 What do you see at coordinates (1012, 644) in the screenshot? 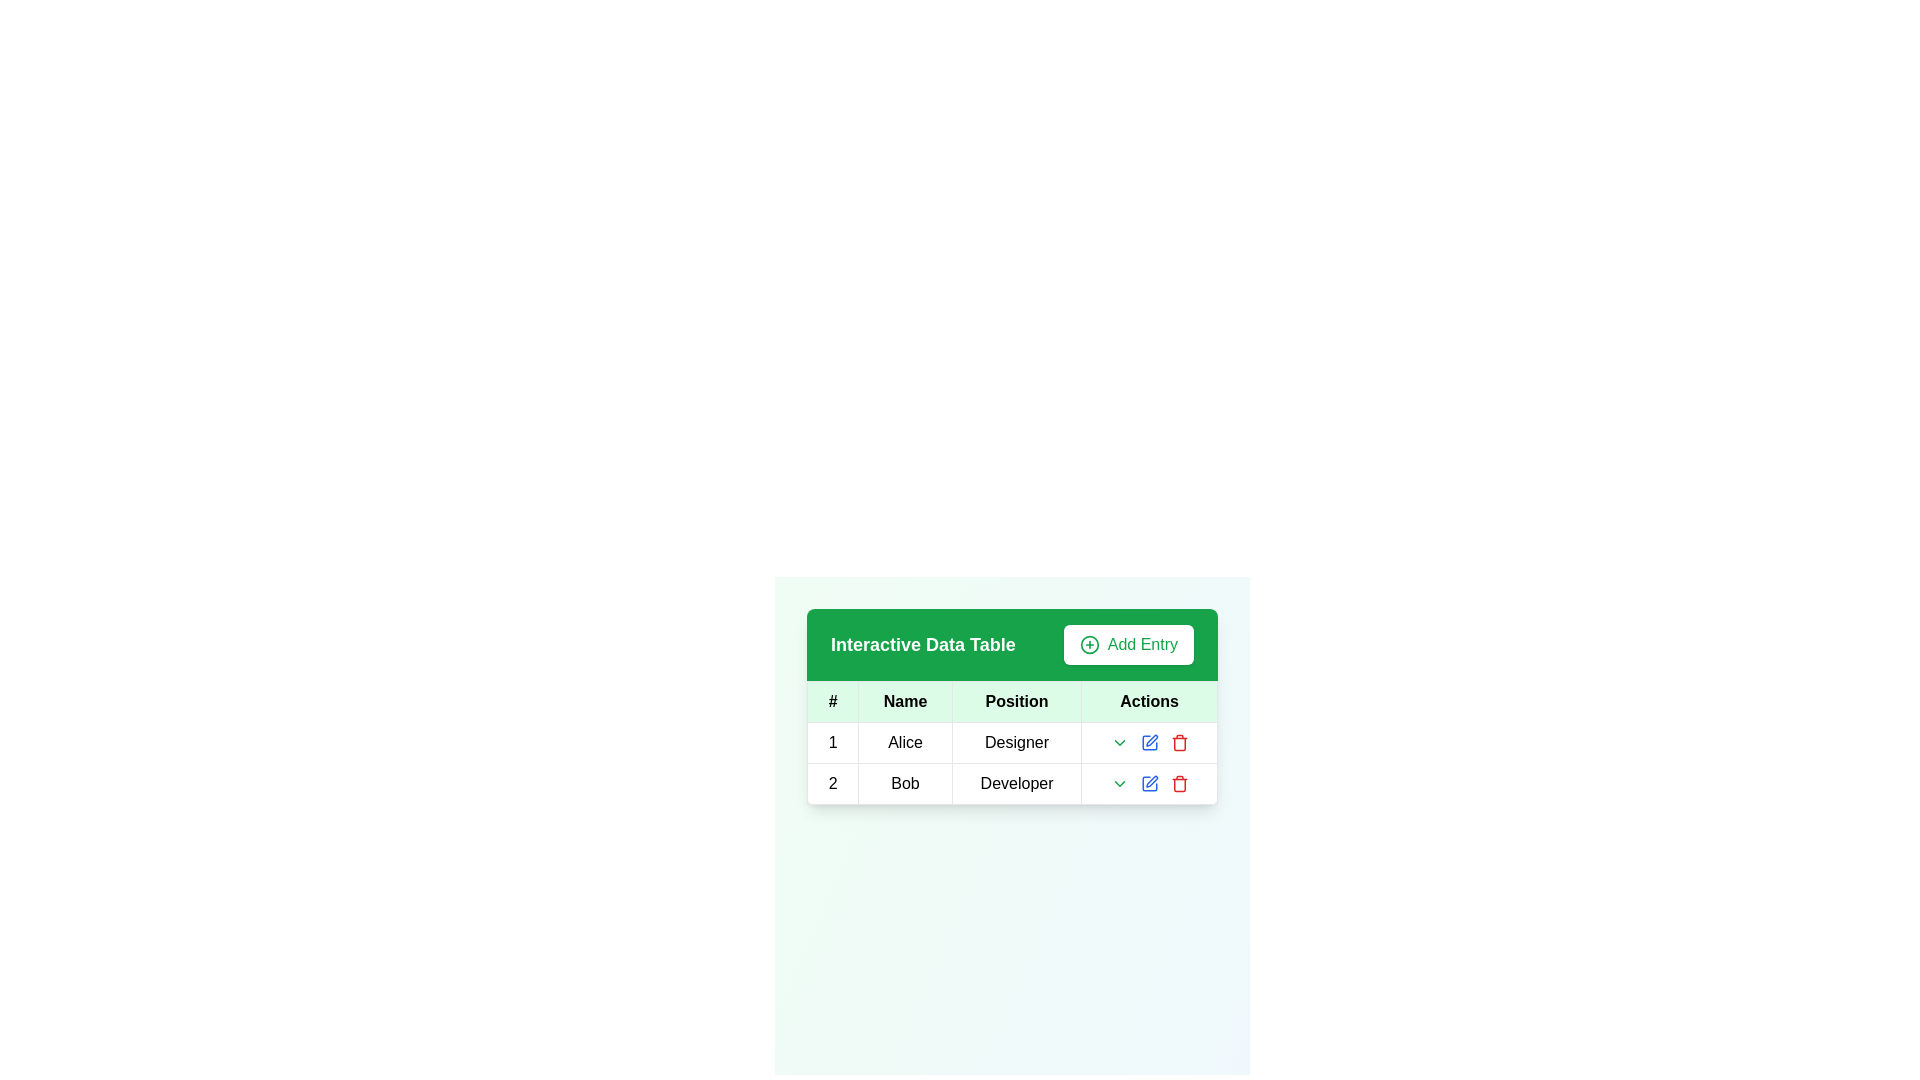
I see `the header section labeled 'Interactive Data Table' or the 'Add Entry' button on the right side for interactions on touch devices` at bounding box center [1012, 644].